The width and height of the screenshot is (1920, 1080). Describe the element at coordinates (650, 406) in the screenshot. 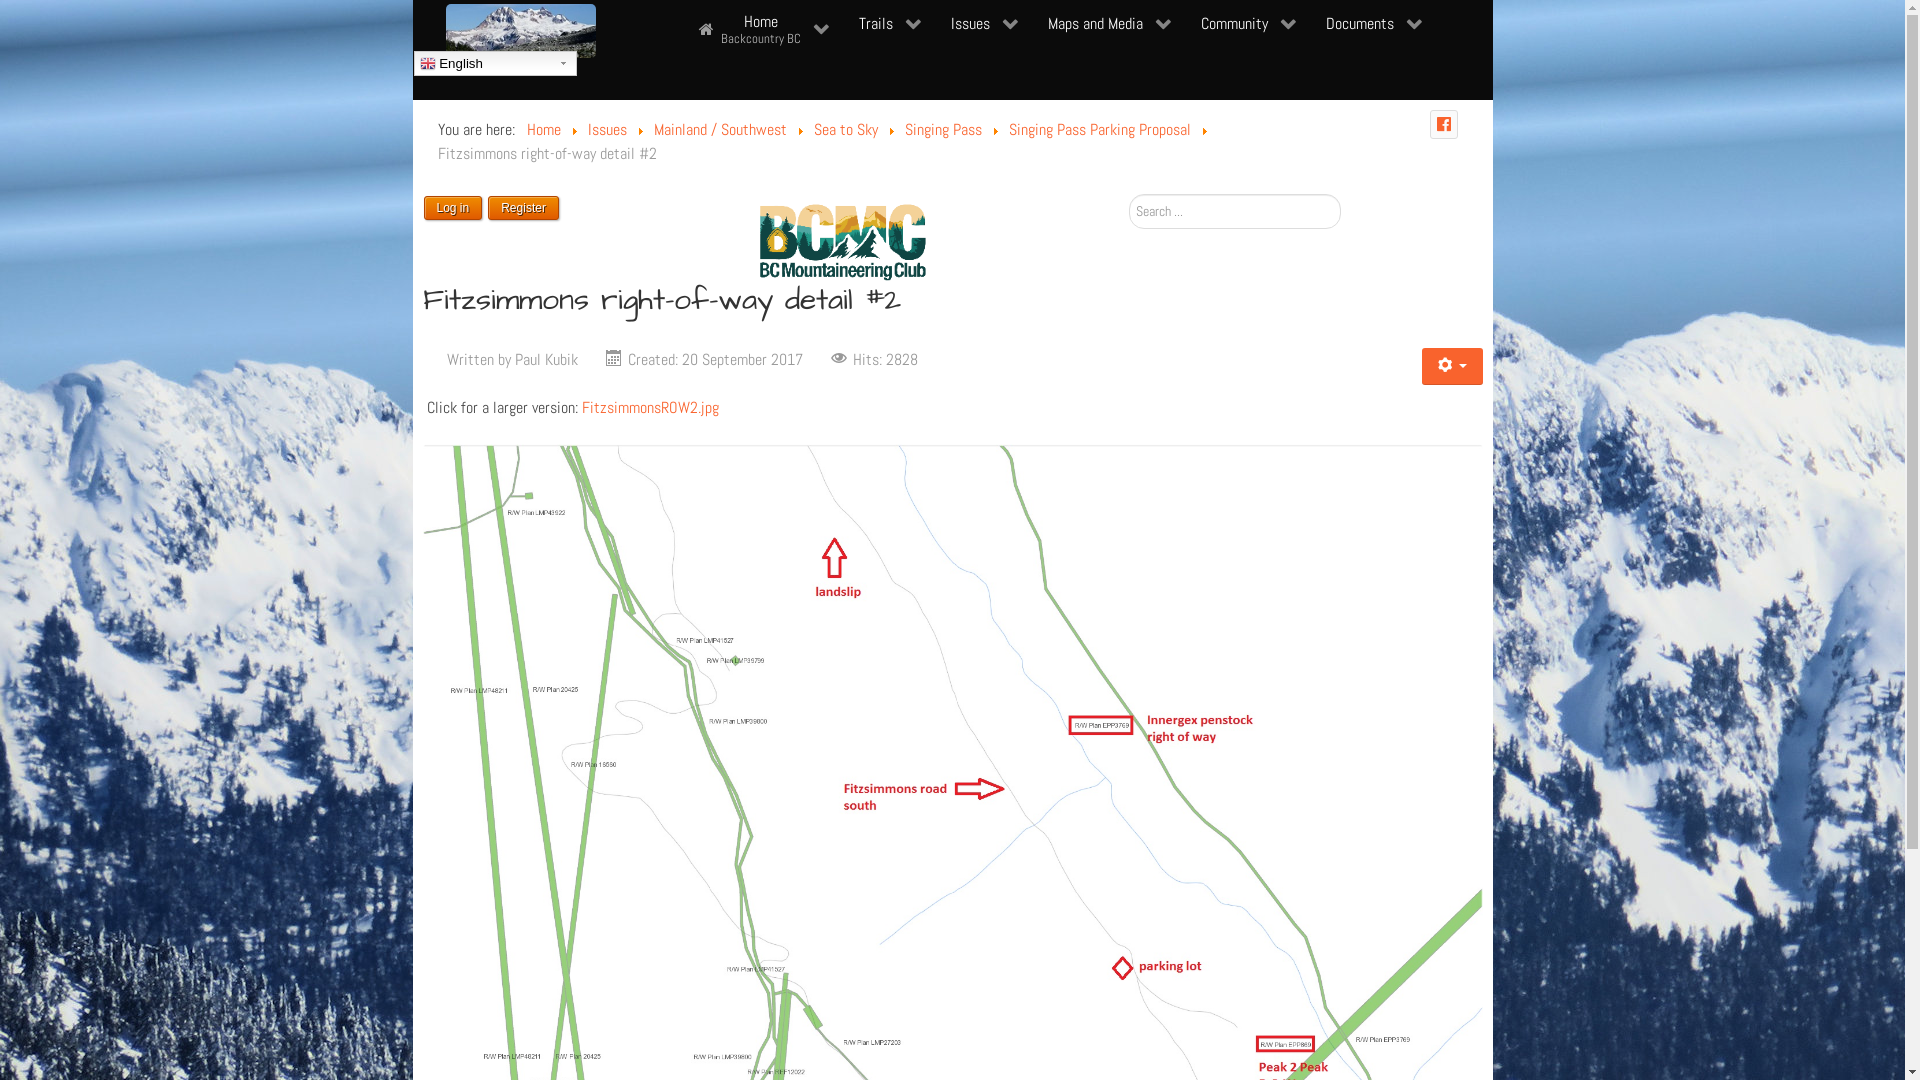

I see `'FitzsimmonsROW2.jpg'` at that location.